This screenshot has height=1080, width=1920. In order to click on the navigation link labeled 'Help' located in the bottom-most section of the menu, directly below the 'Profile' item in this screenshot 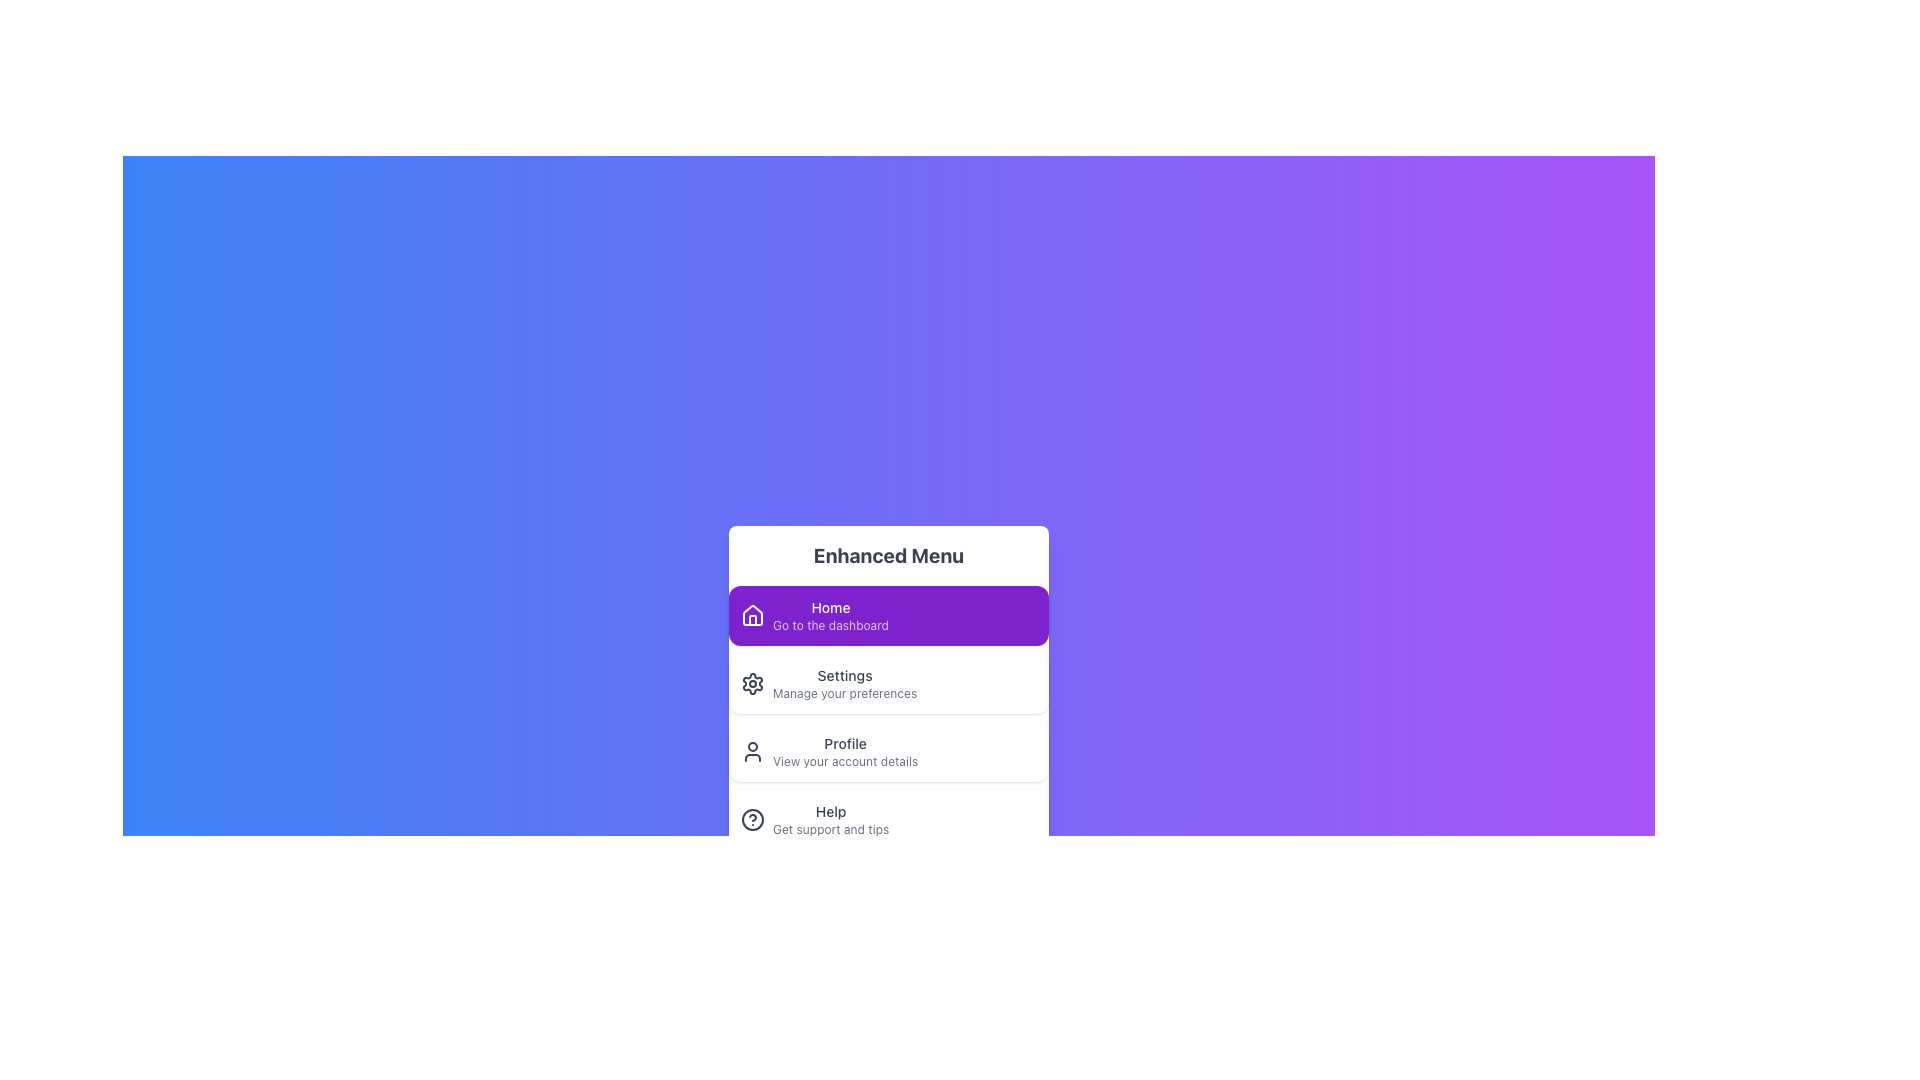, I will do `click(831, 820)`.